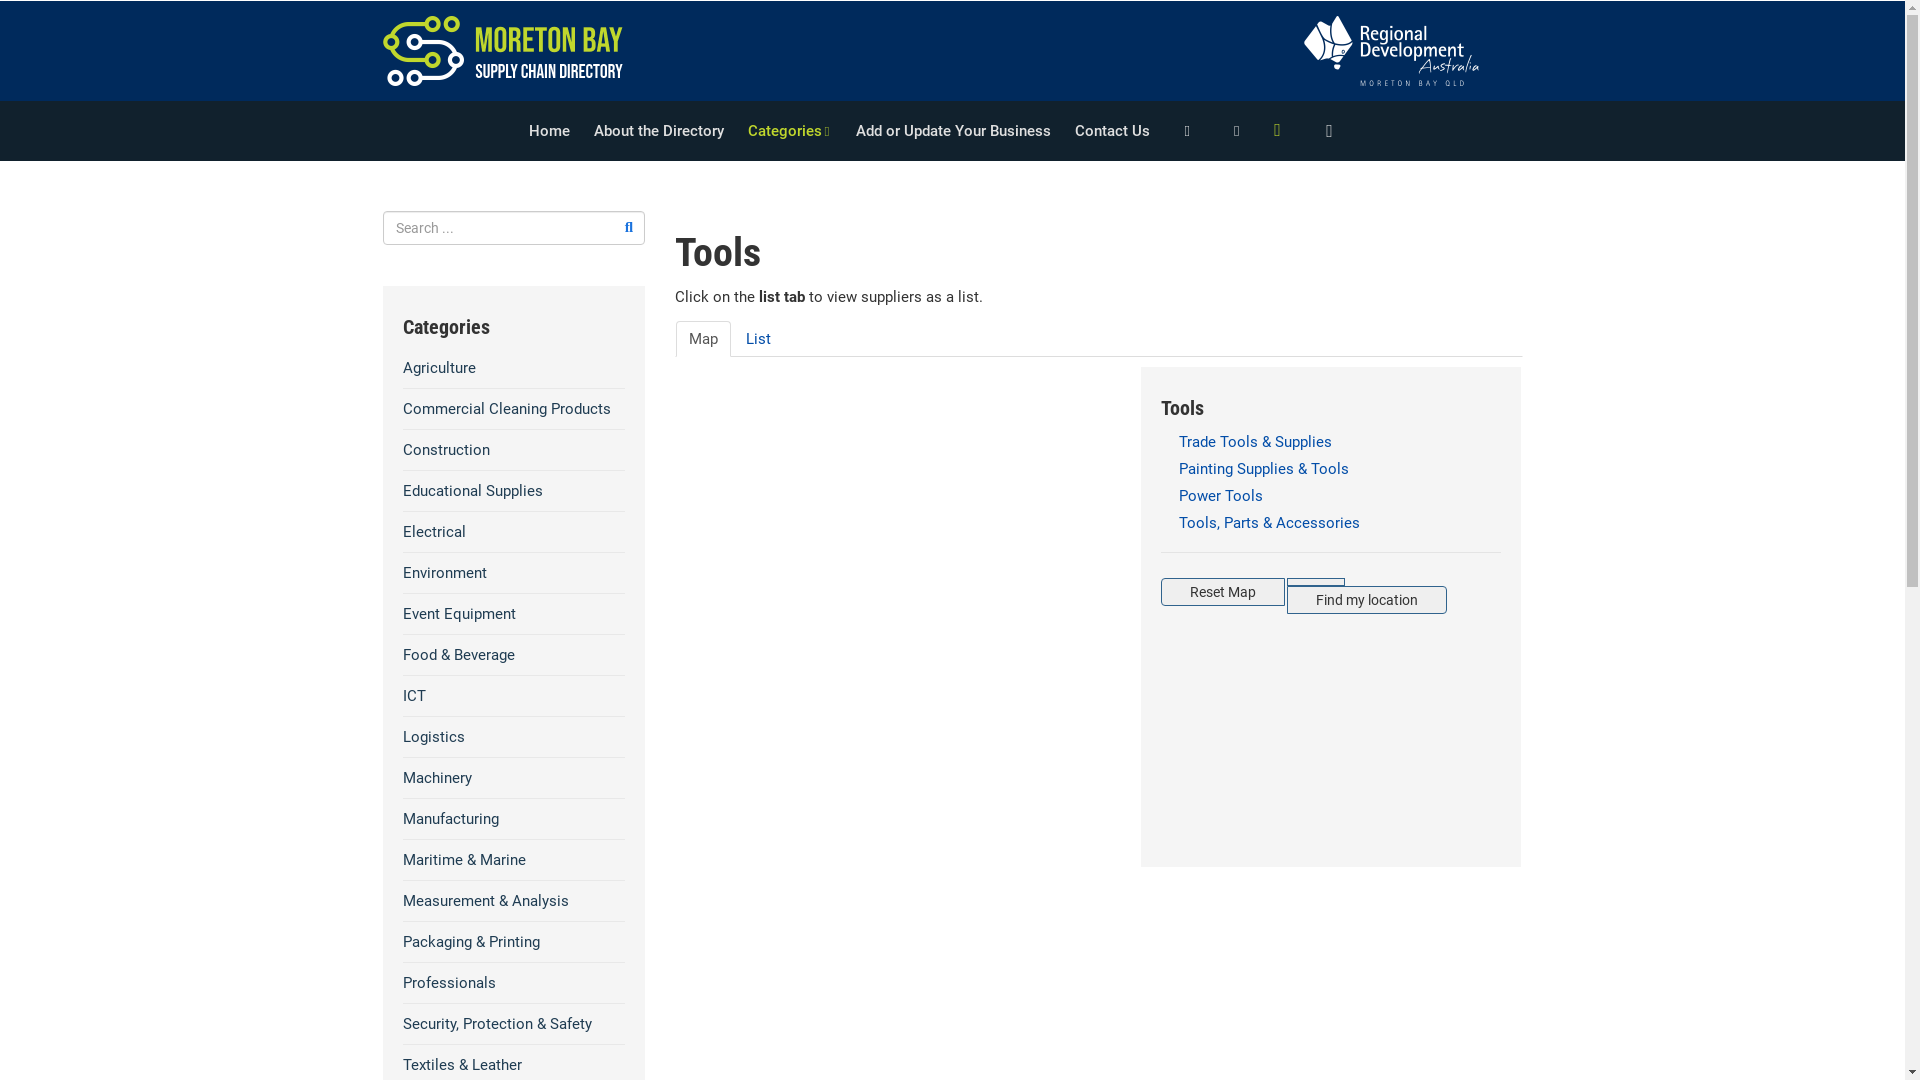  Describe the element at coordinates (513, 901) in the screenshot. I see `'Measurement & Analysis'` at that location.